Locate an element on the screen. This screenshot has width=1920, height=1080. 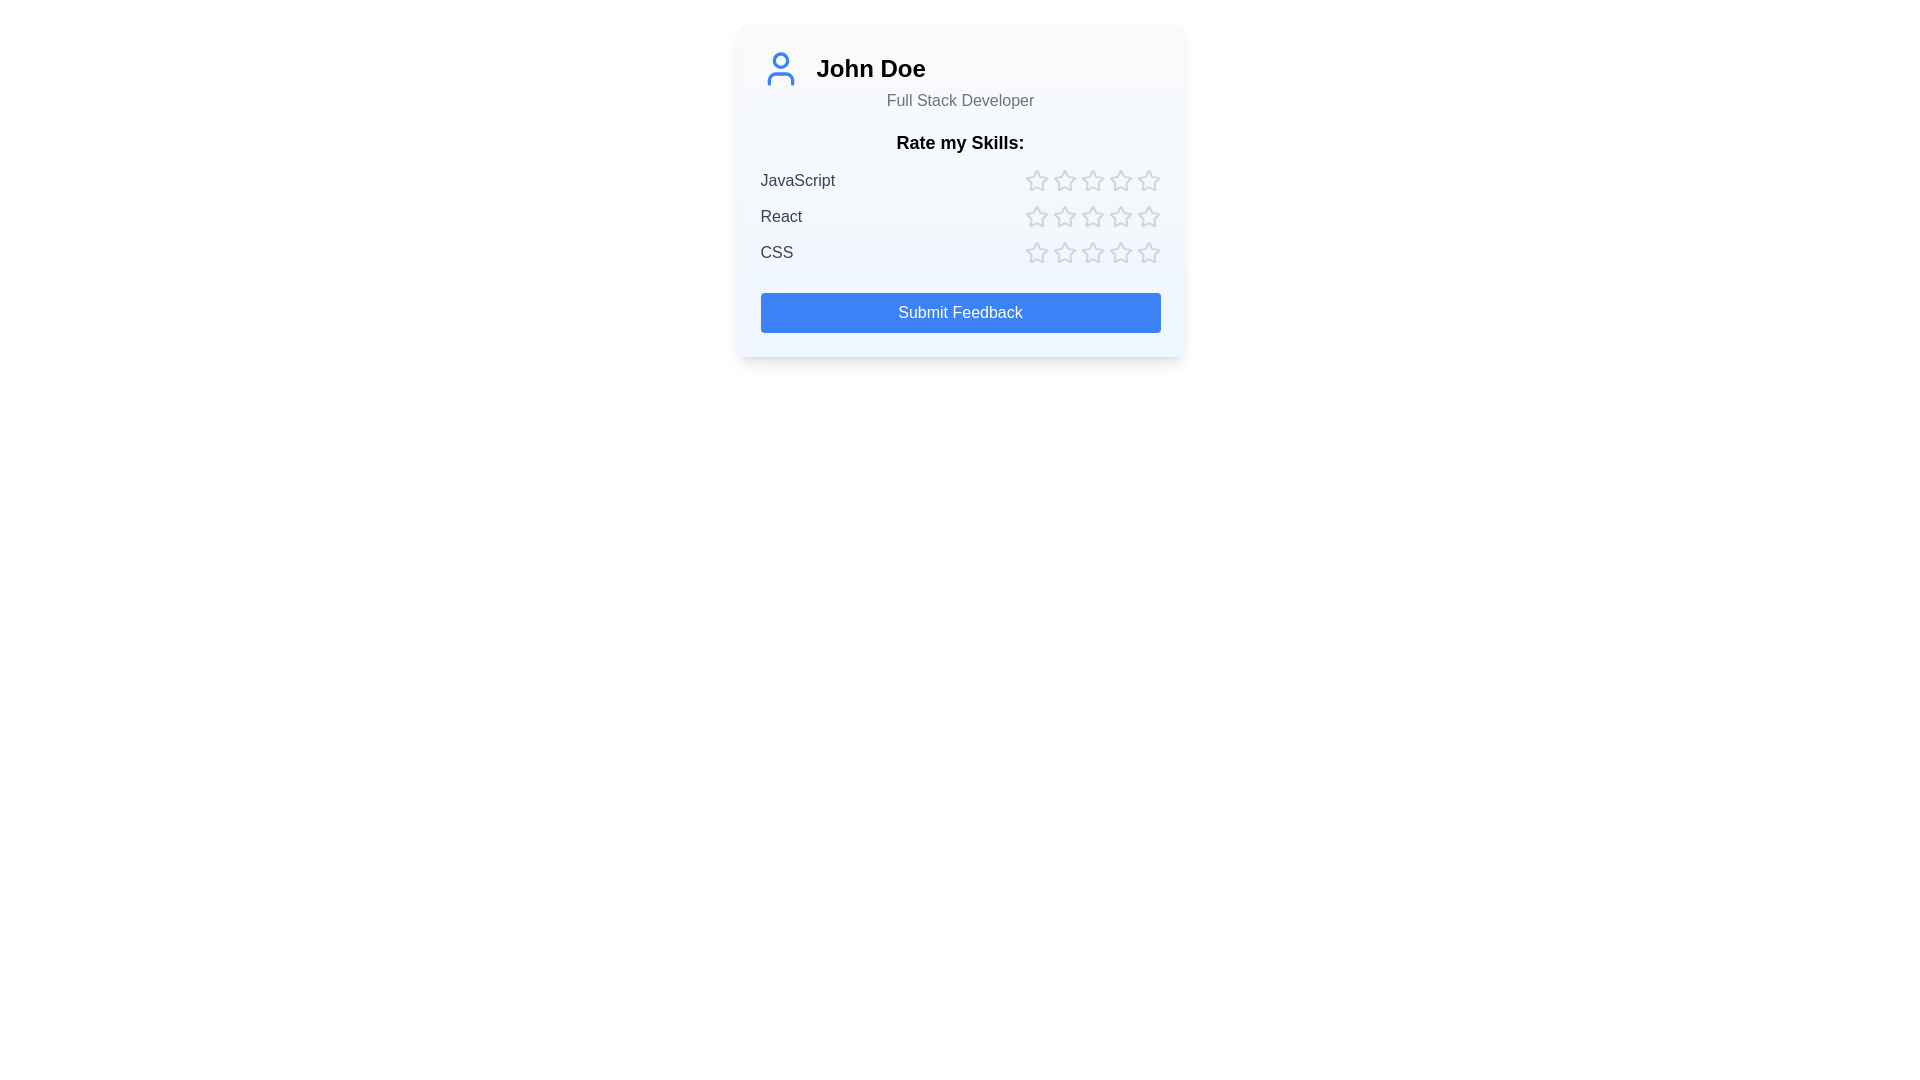
the star corresponding to skill JavaScript and rating 3 is located at coordinates (1091, 181).